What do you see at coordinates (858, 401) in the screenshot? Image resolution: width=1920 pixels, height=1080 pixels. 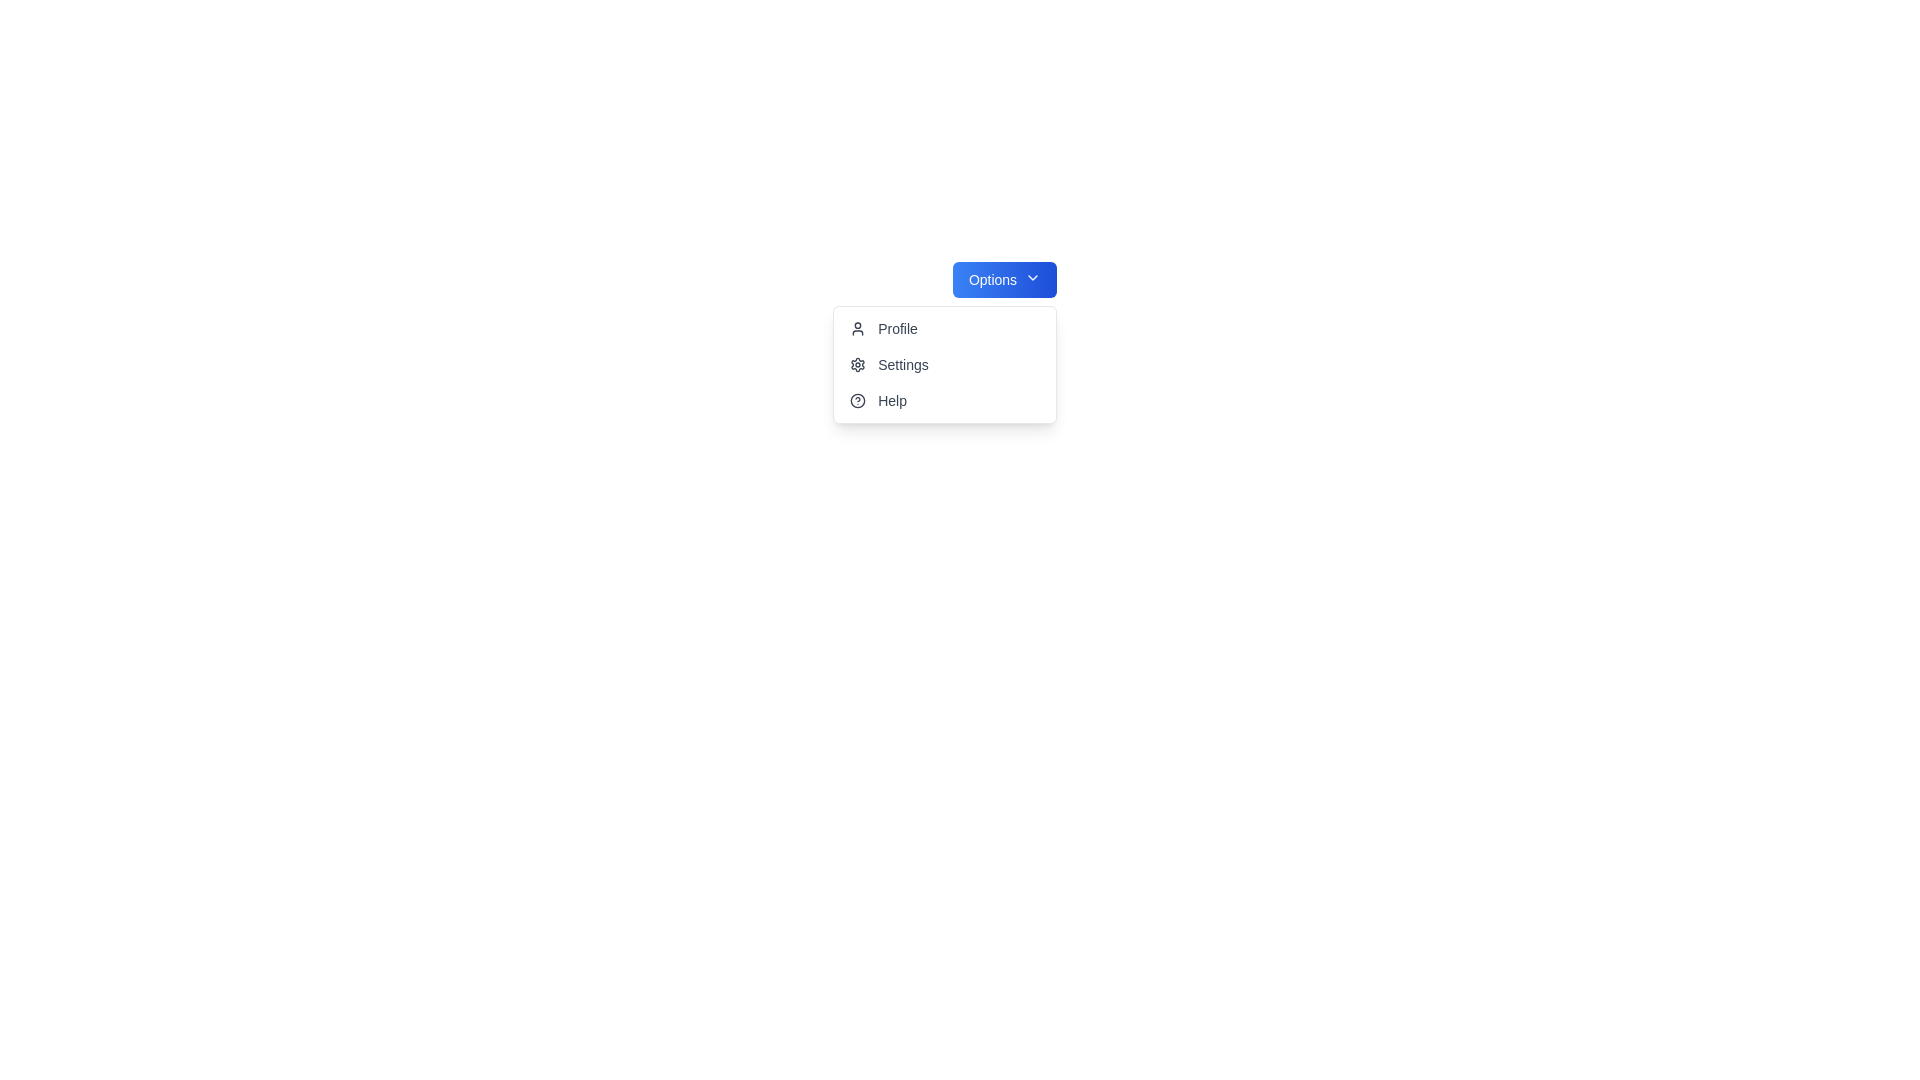 I see `the 'Help' icon located to the left of the 'Help' text in the dropdown menu under the 'Options' button` at bounding box center [858, 401].